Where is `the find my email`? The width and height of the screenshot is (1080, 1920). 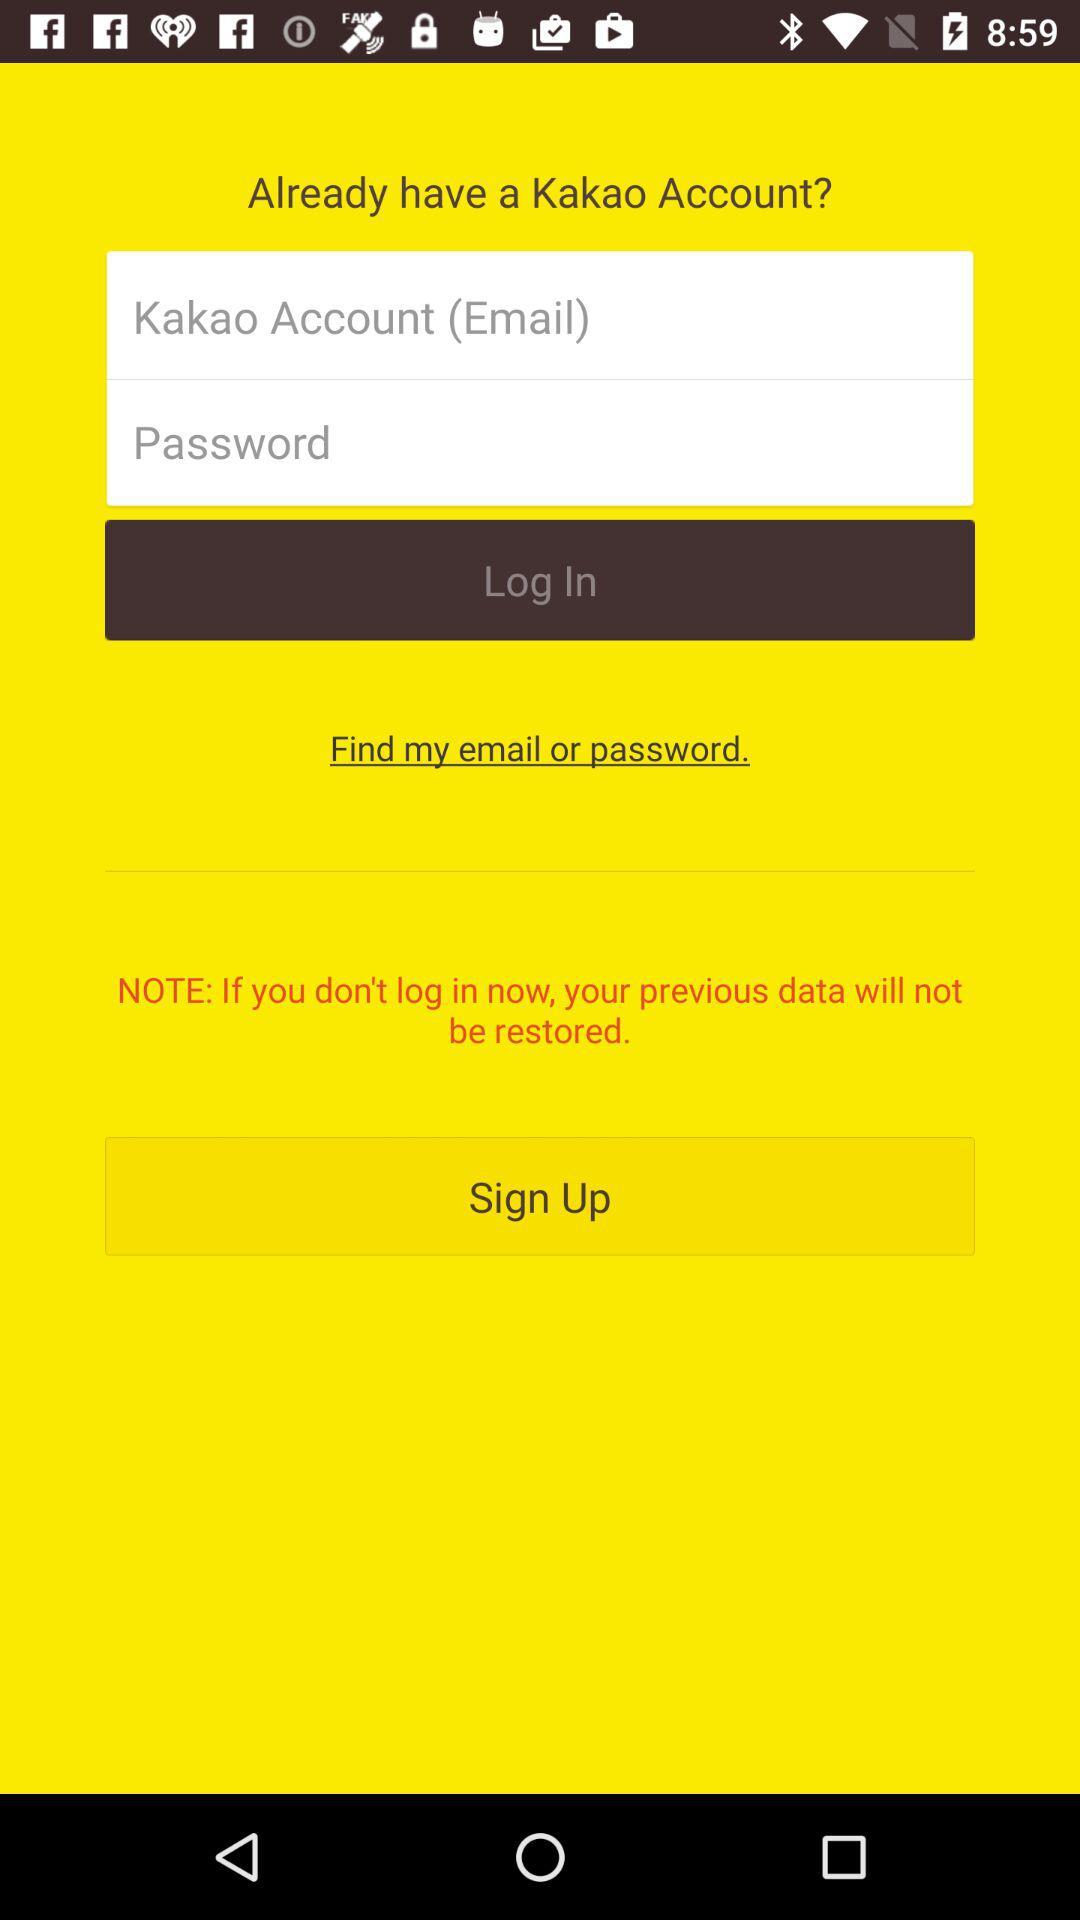 the find my email is located at coordinates (540, 746).